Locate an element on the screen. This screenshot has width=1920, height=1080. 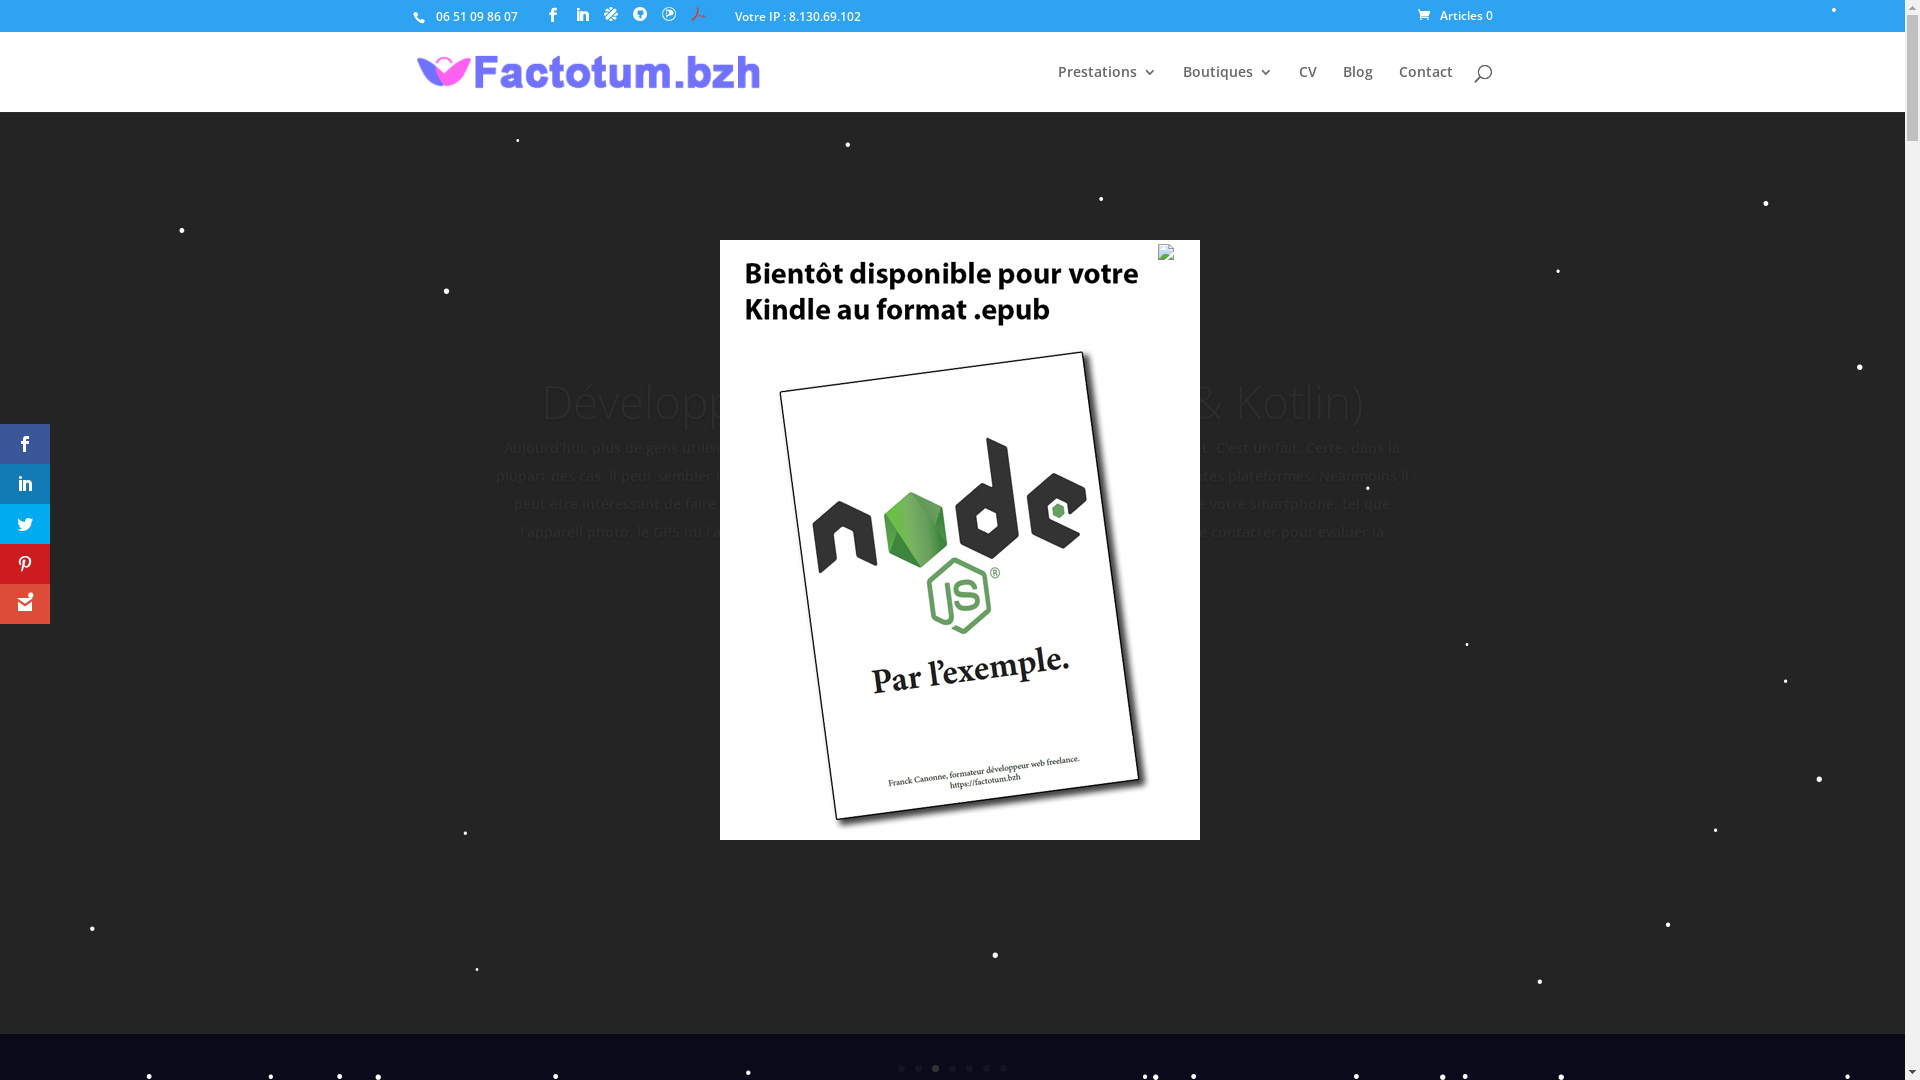
'Fermer' is located at coordinates (1176, 252).